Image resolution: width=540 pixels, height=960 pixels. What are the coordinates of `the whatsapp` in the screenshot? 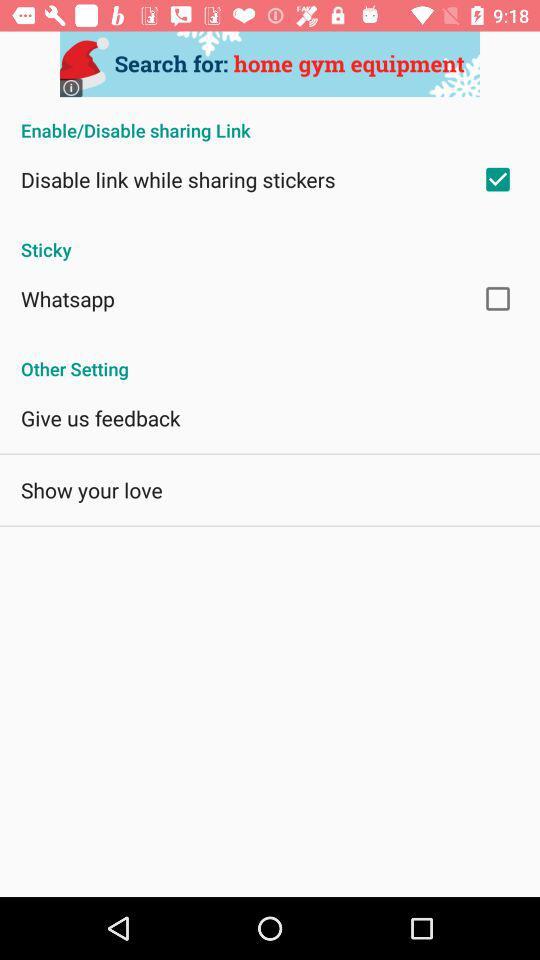 It's located at (67, 297).